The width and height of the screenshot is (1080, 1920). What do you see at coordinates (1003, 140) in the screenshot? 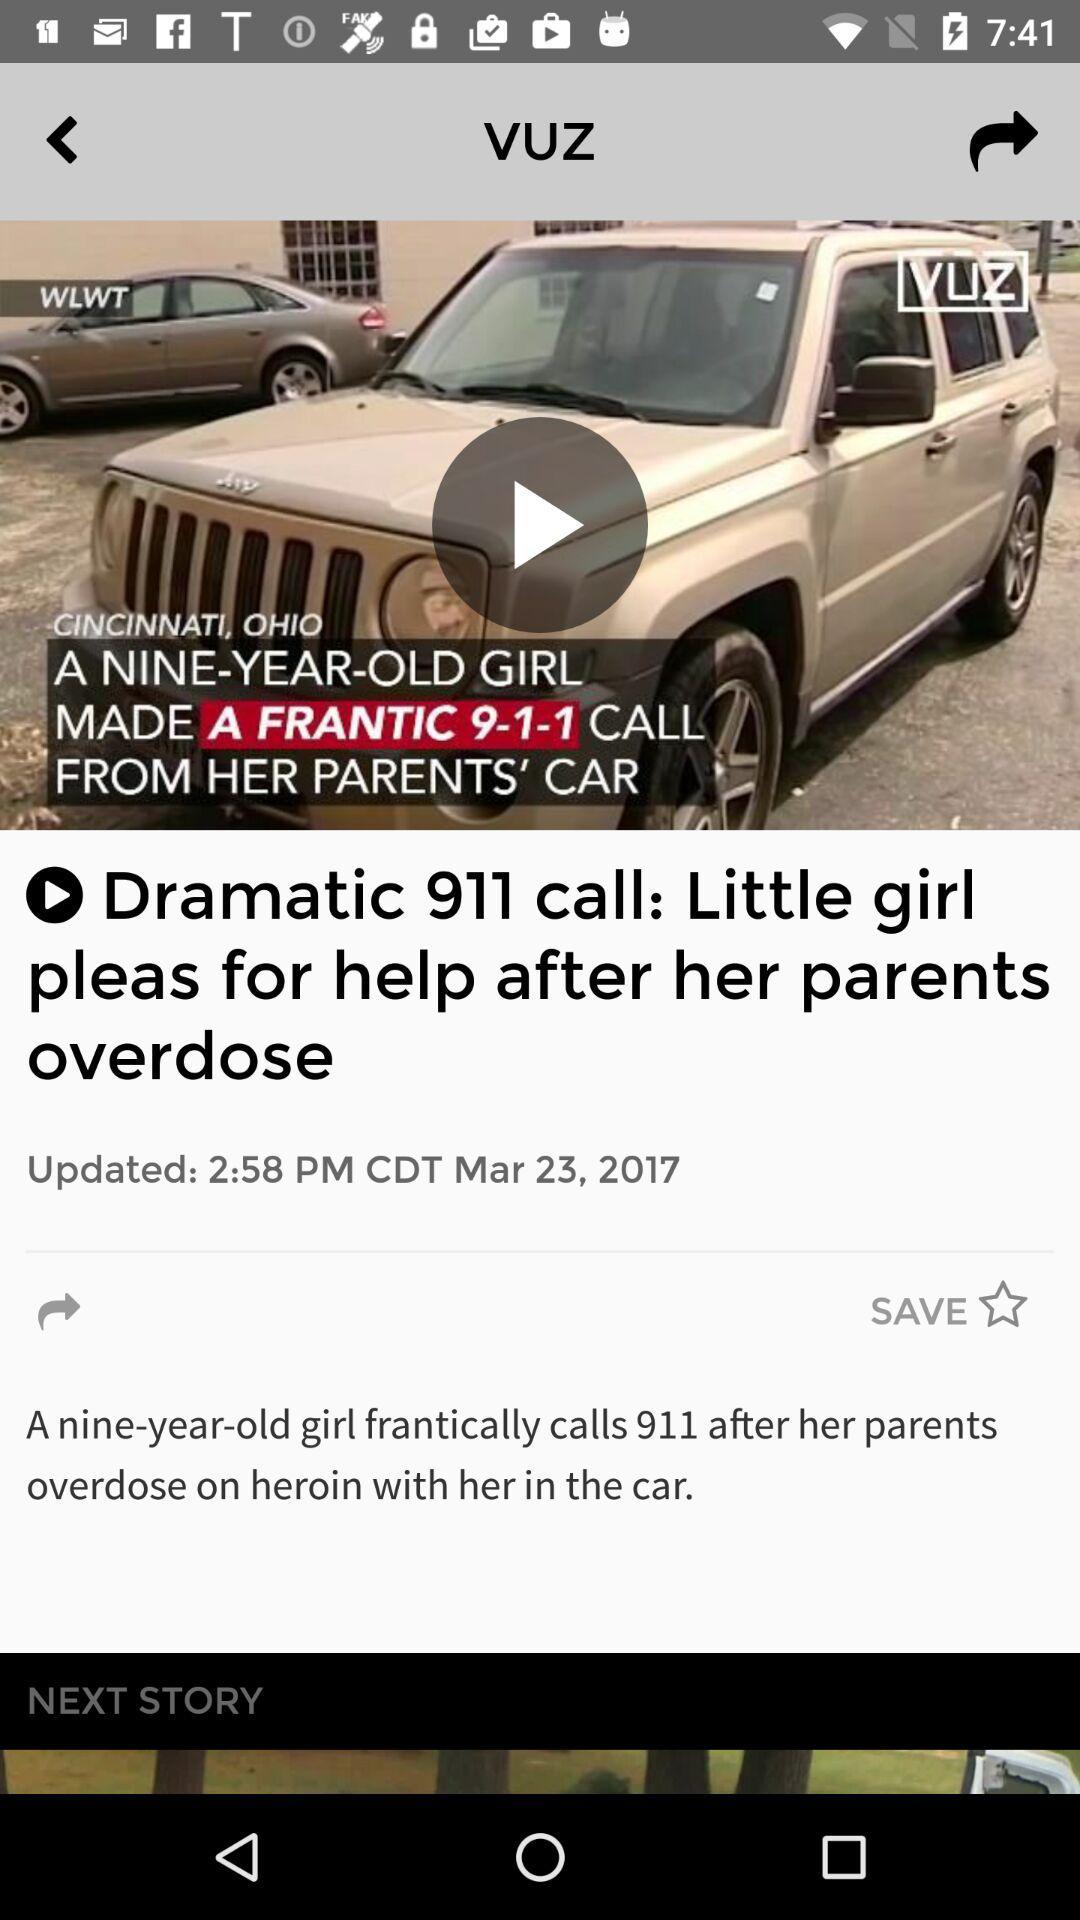
I see `the icon to the right of vuz` at bounding box center [1003, 140].